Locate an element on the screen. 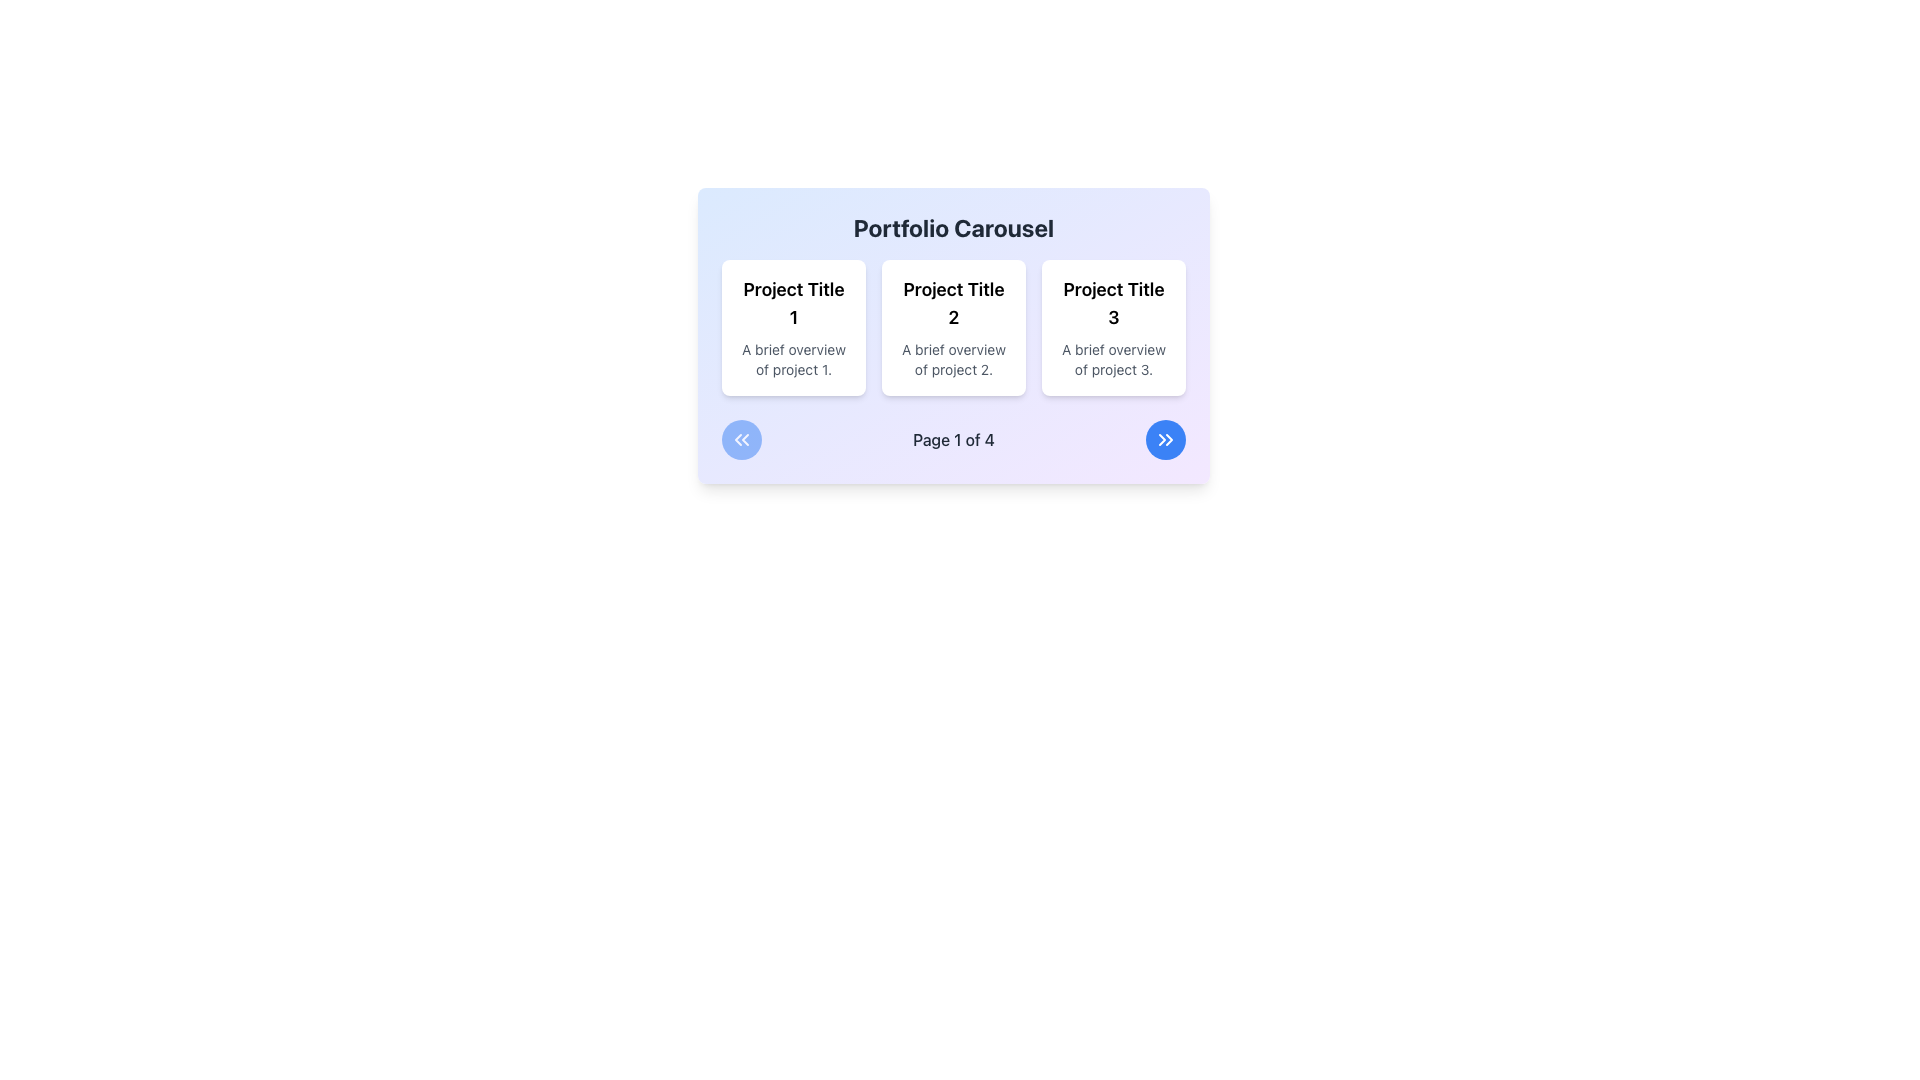 Image resolution: width=1920 pixels, height=1080 pixels. the Text Label indicating the current page number and total pages in the carousel navigation for styling effects is located at coordinates (953, 438).